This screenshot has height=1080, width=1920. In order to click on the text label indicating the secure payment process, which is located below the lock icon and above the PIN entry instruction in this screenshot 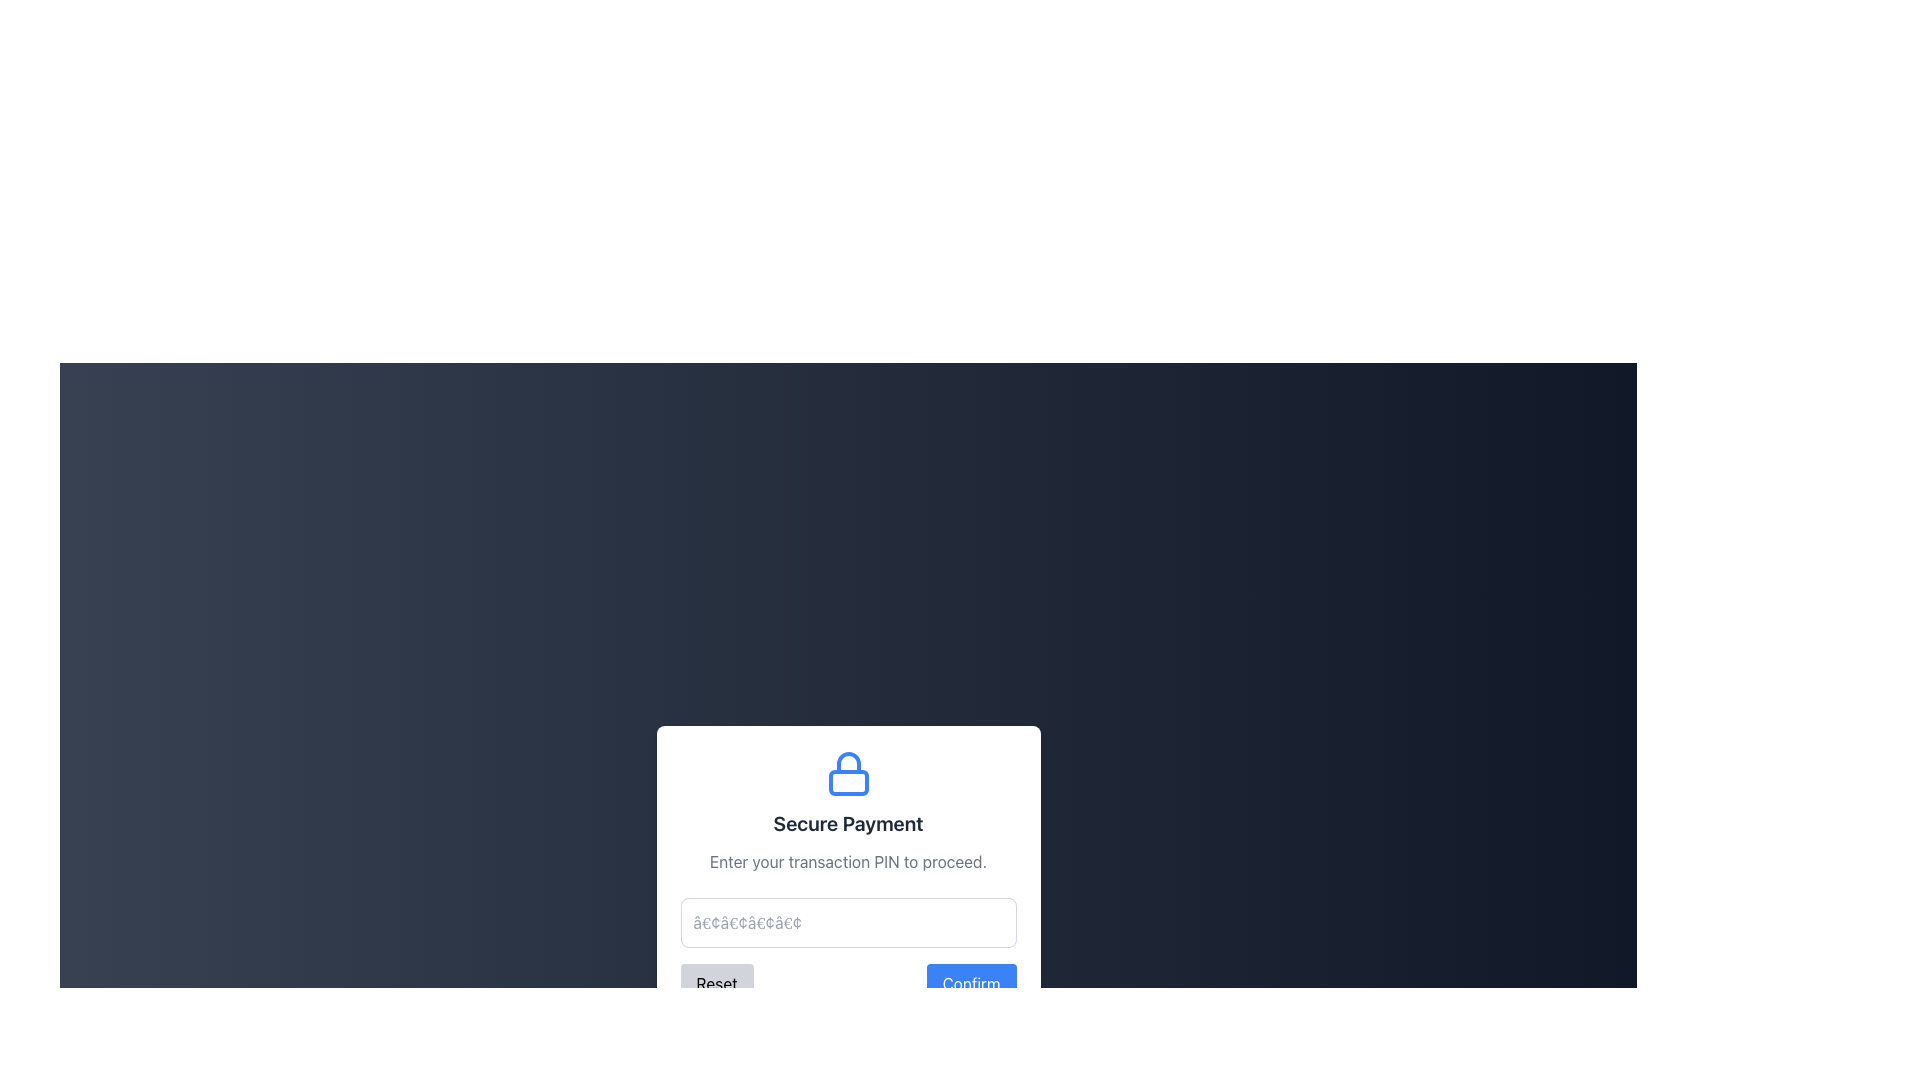, I will do `click(848, 824)`.